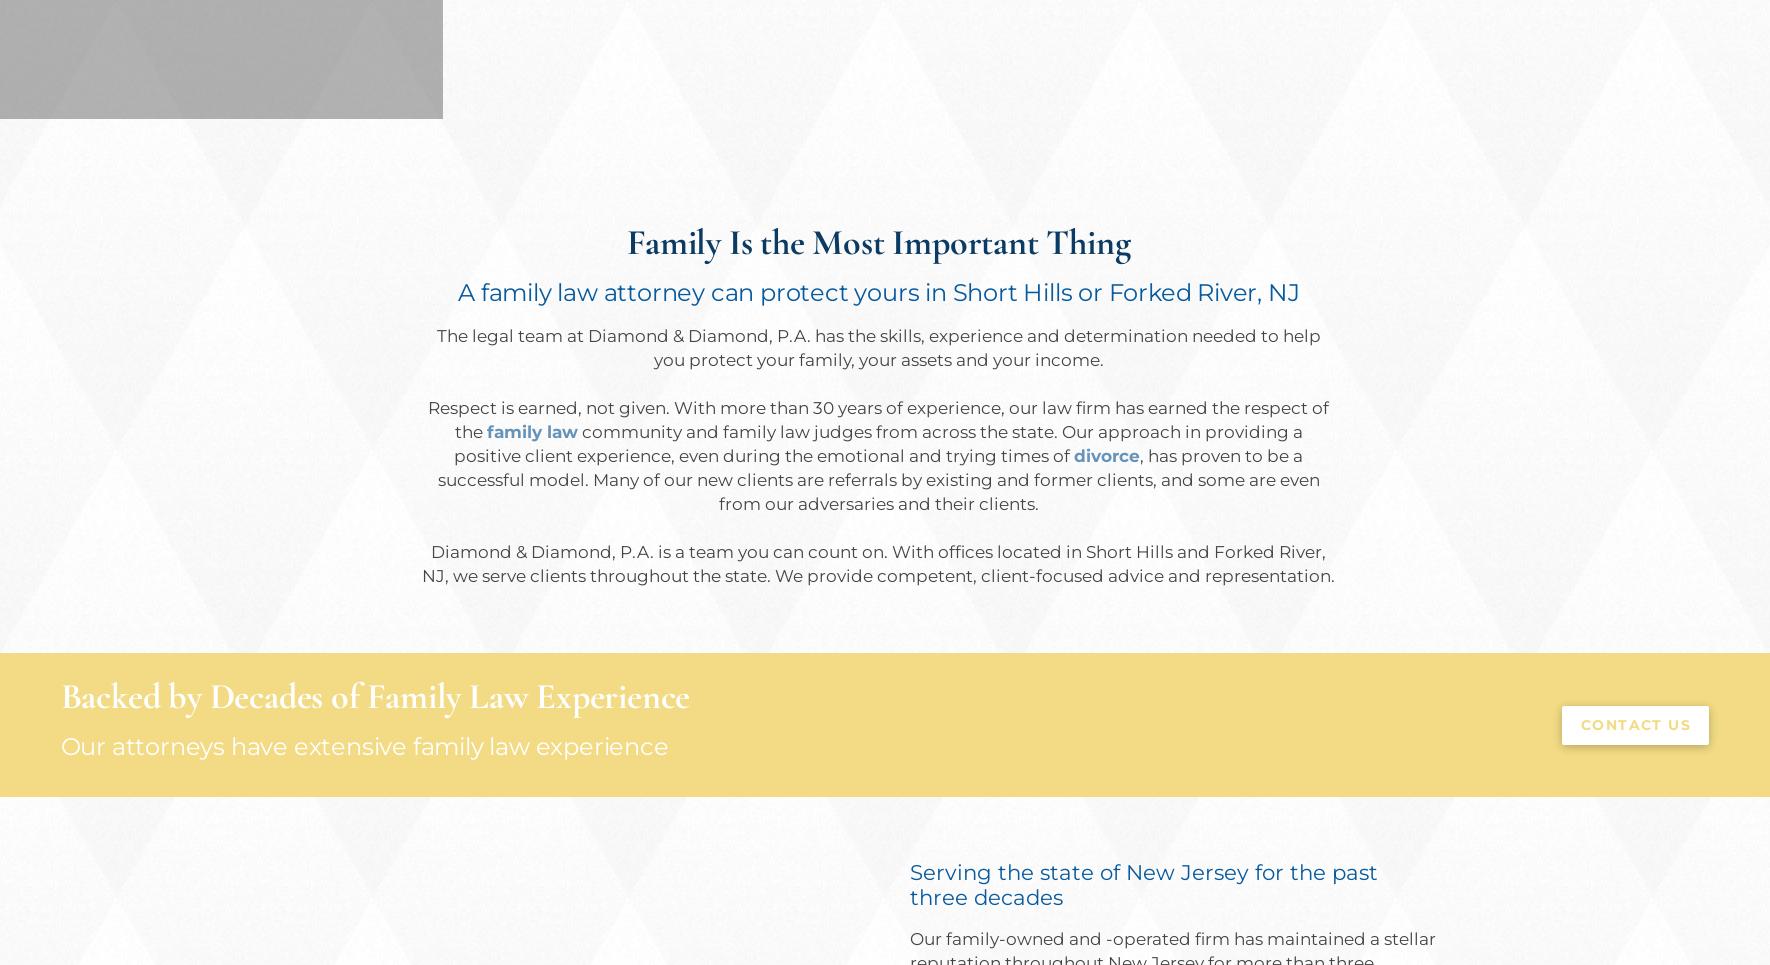 The height and width of the screenshot is (965, 1770). Describe the element at coordinates (877, 443) in the screenshot. I see `'community and family law judges from across the state. Our approach in providing a positive client experience, even during the emotional and trying times of'` at that location.